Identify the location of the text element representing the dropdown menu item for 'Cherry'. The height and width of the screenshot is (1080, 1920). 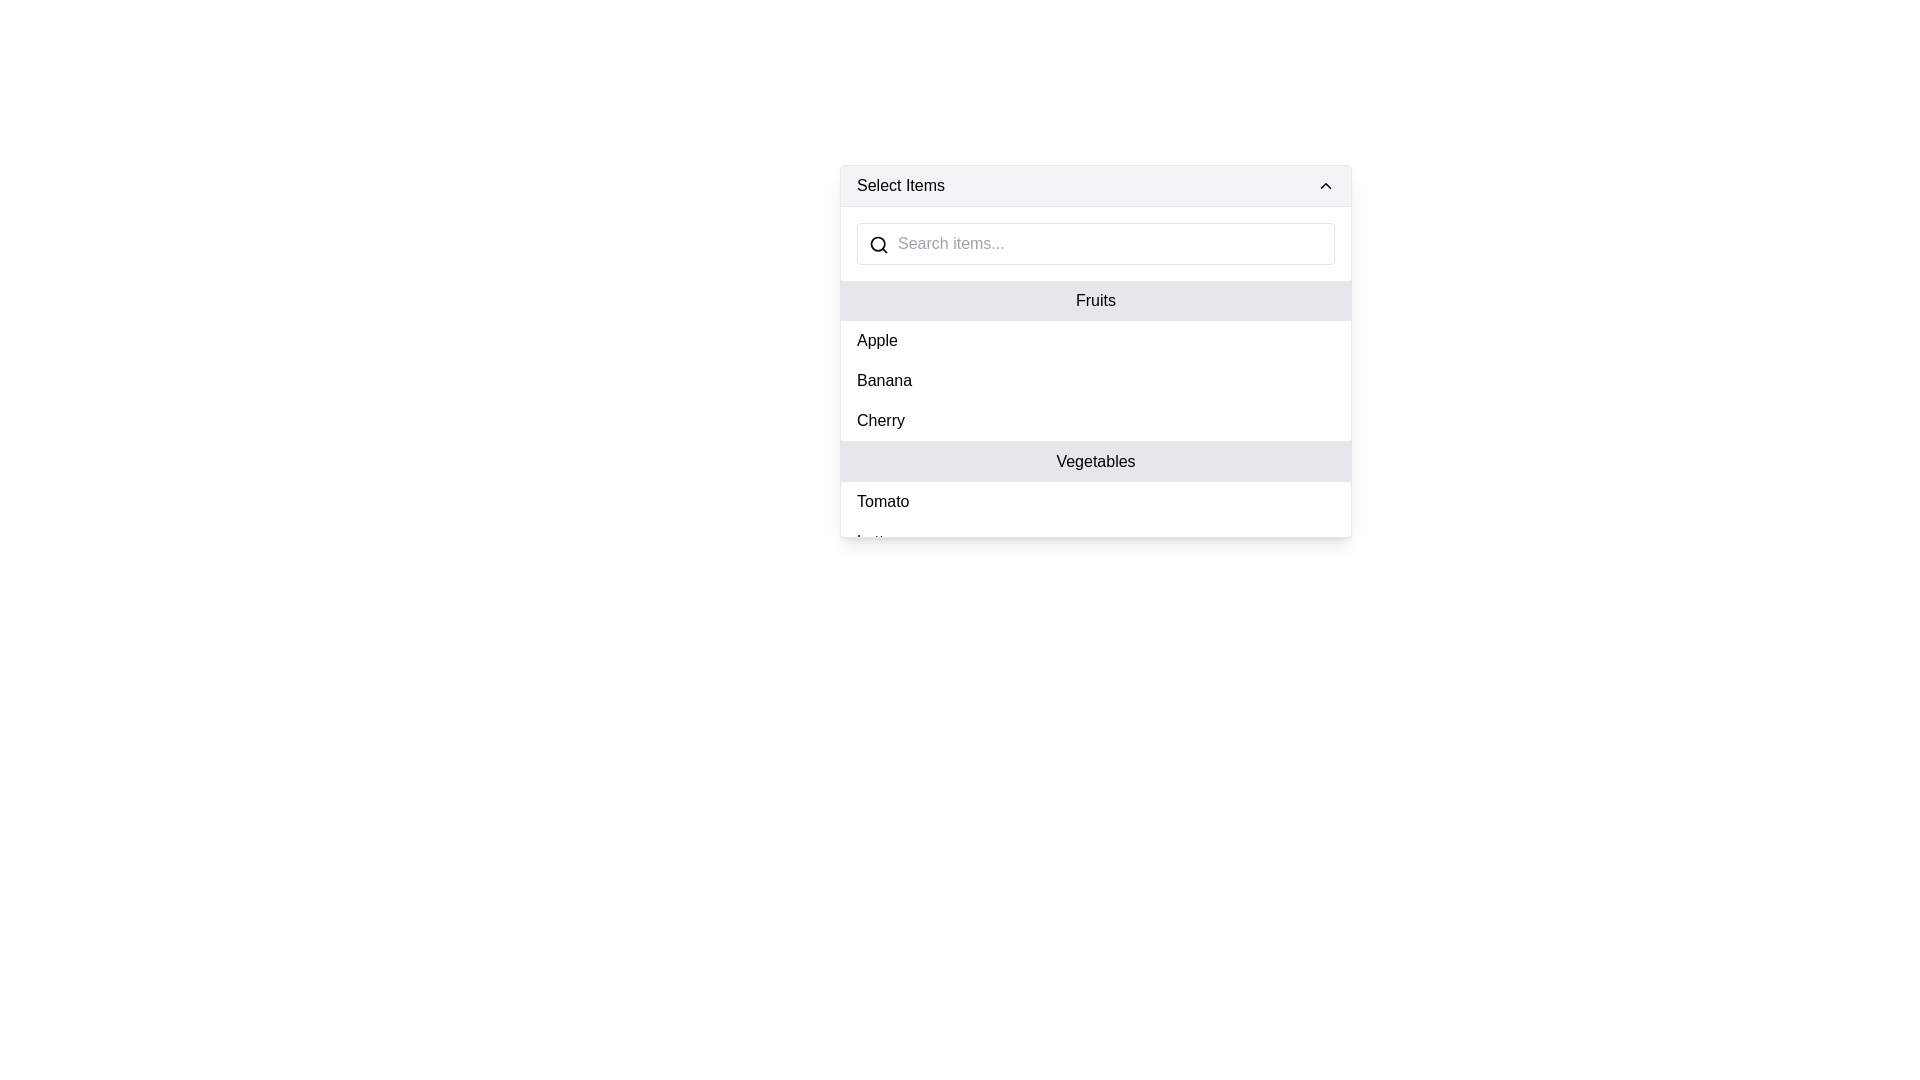
(880, 419).